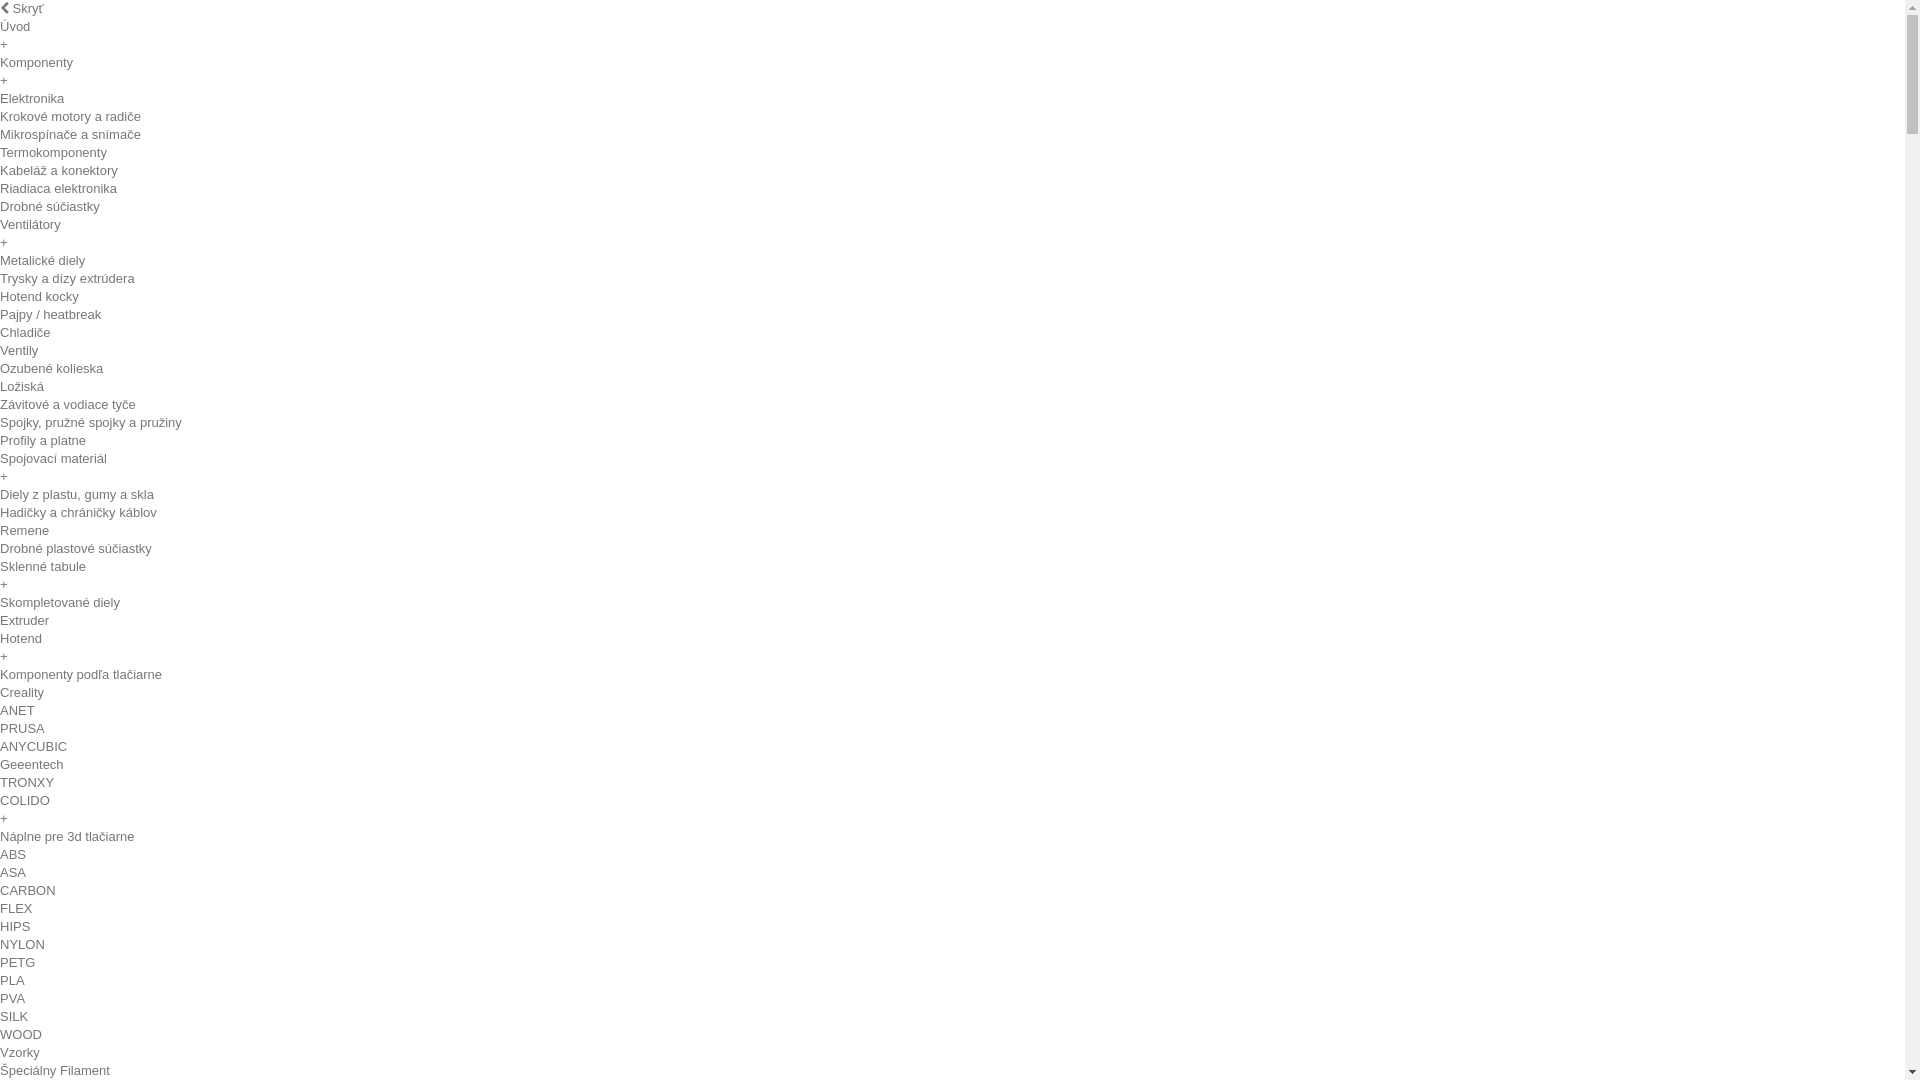  What do you see at coordinates (0, 1016) in the screenshot?
I see `'SILK'` at bounding box center [0, 1016].